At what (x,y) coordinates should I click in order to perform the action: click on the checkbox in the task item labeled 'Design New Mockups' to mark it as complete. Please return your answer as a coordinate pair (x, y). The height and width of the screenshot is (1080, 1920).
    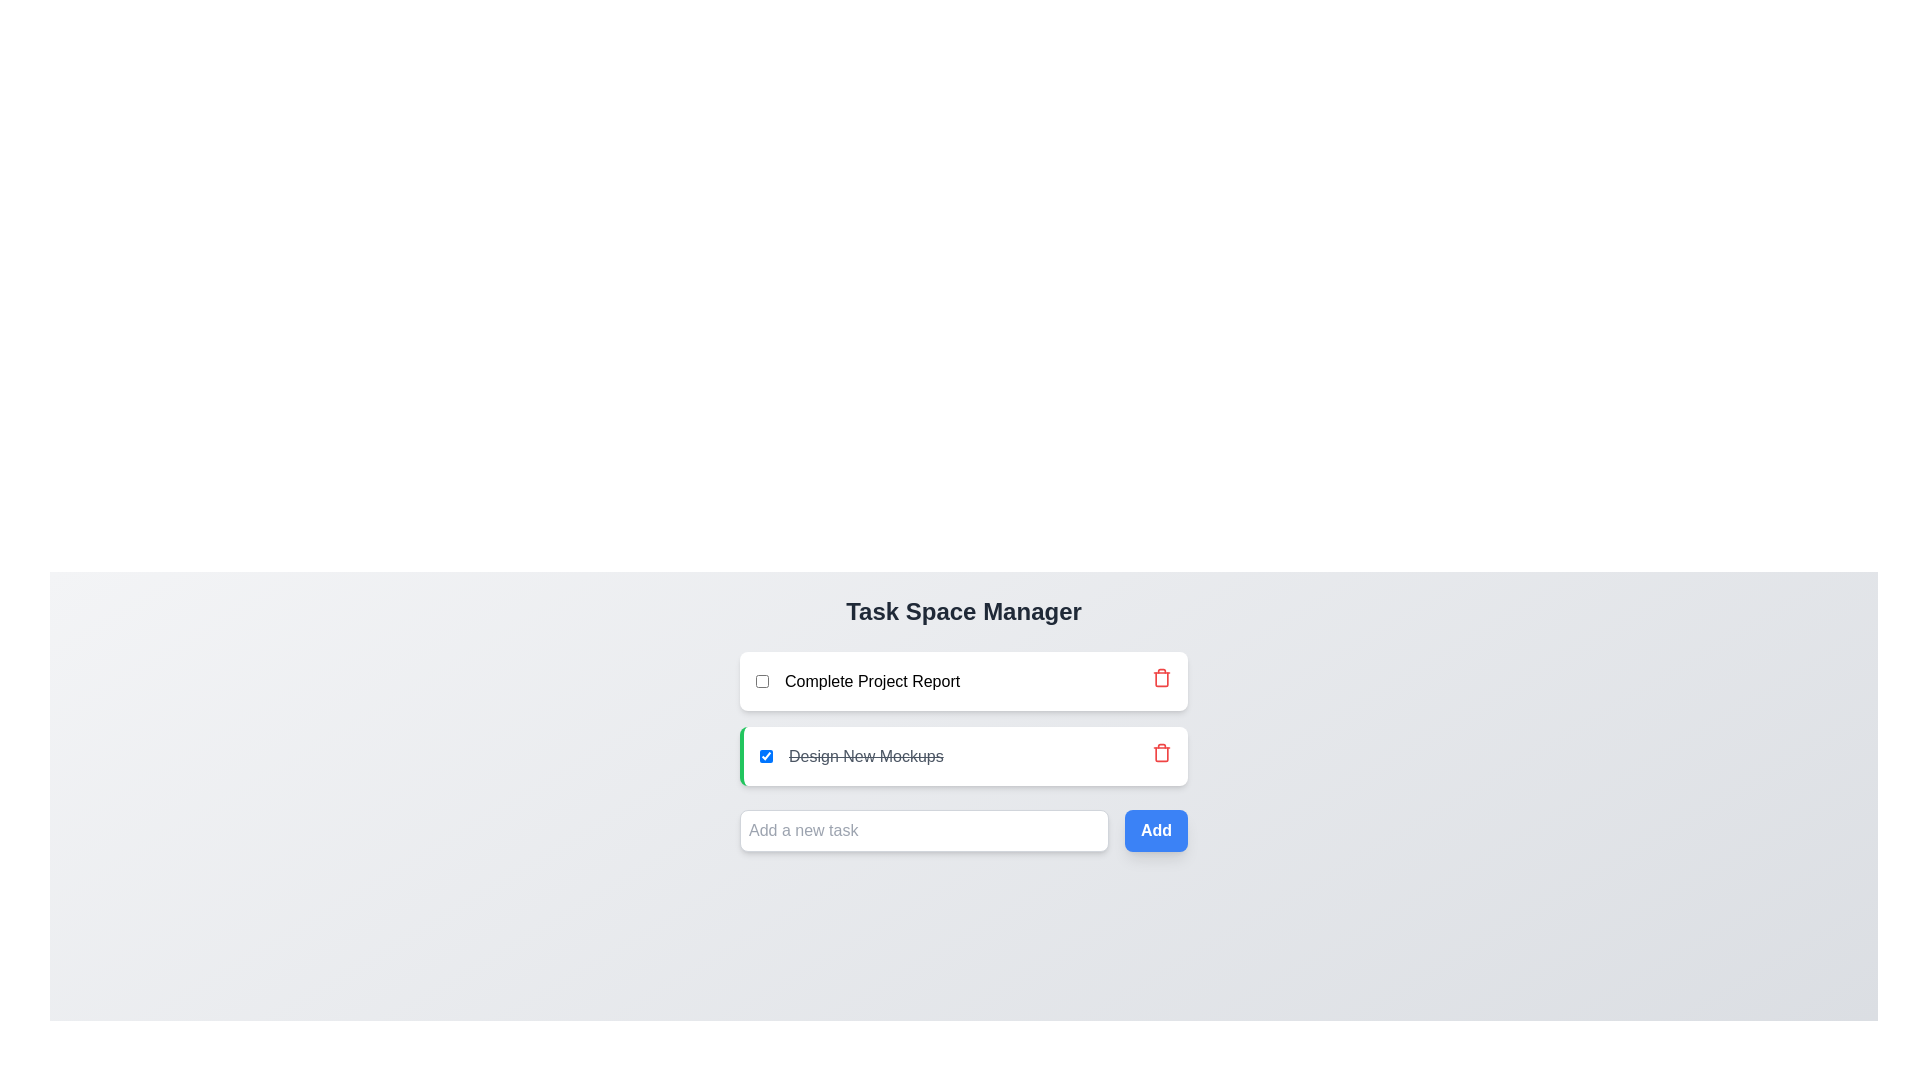
    Looking at the image, I should click on (964, 717).